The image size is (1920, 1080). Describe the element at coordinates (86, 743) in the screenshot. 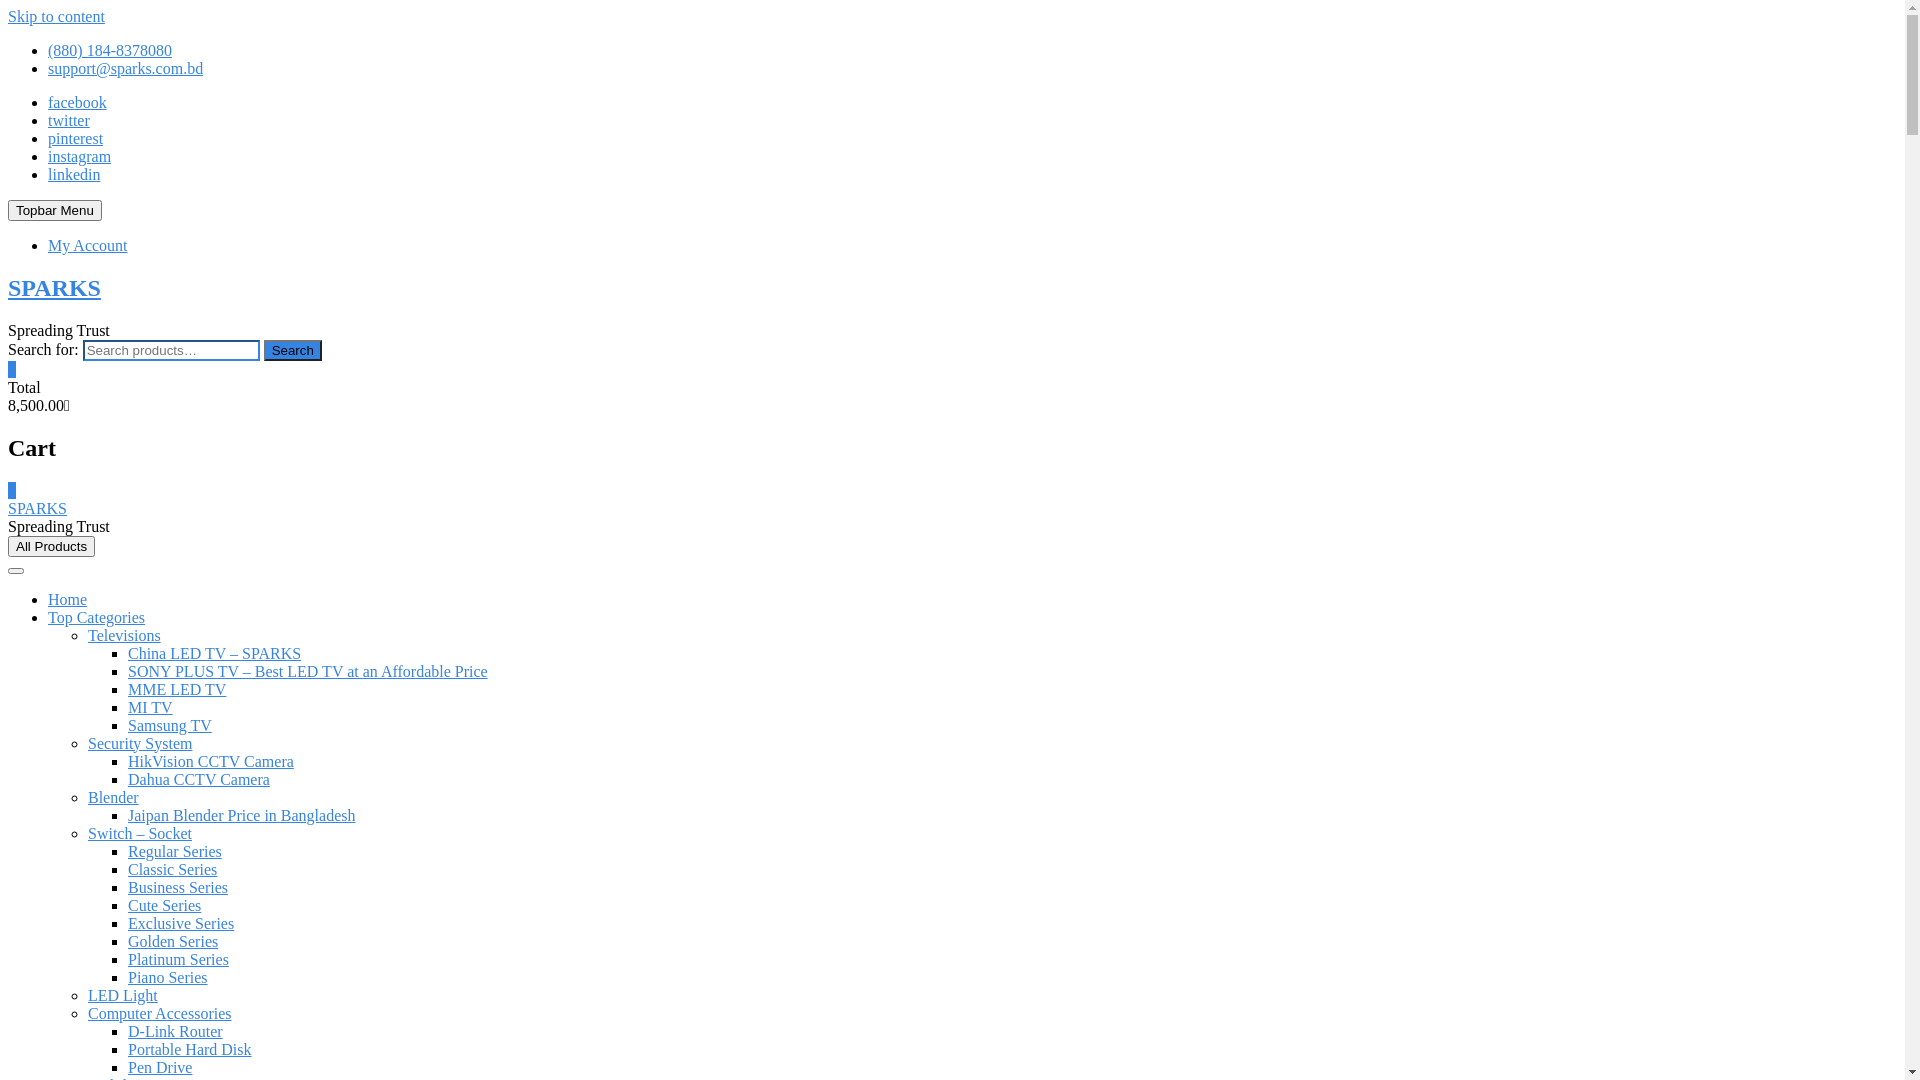

I see `'Security System'` at that location.